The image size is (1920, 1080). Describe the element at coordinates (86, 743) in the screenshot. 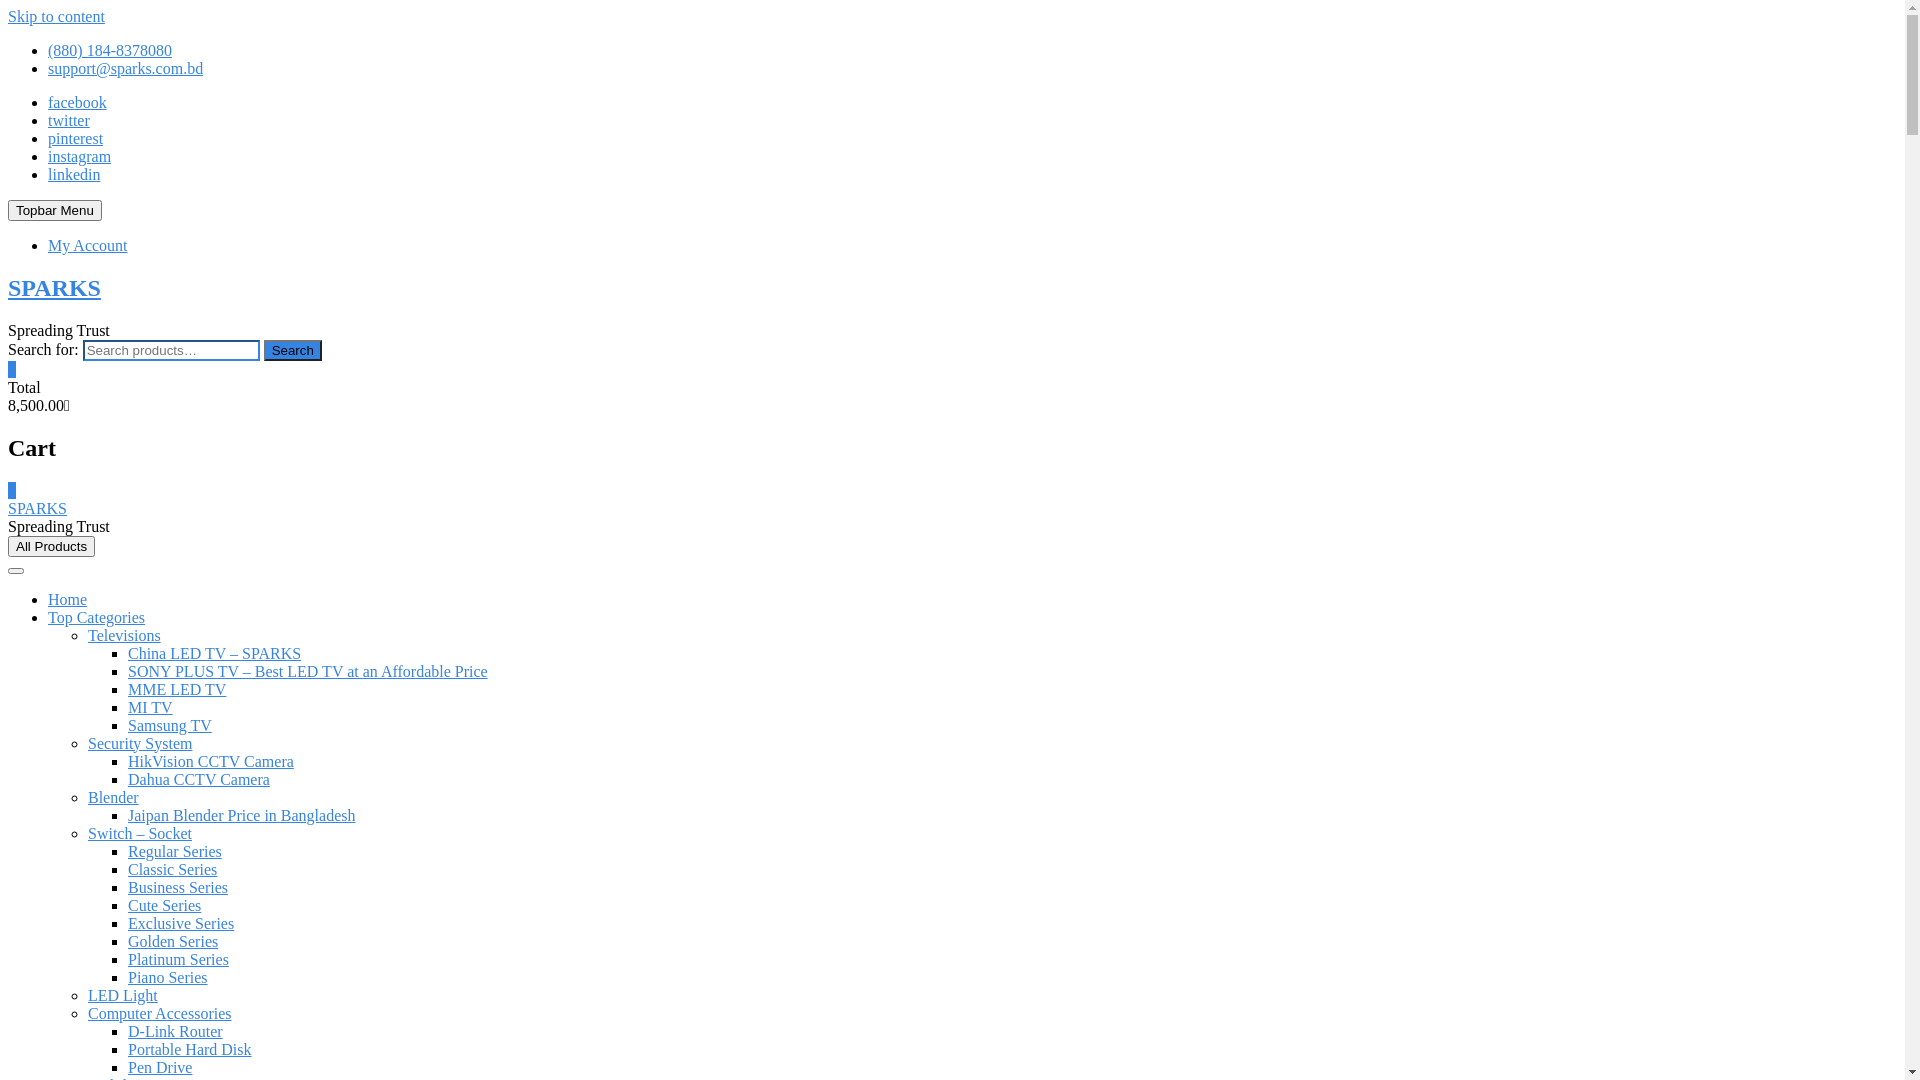

I see `'Security System'` at that location.